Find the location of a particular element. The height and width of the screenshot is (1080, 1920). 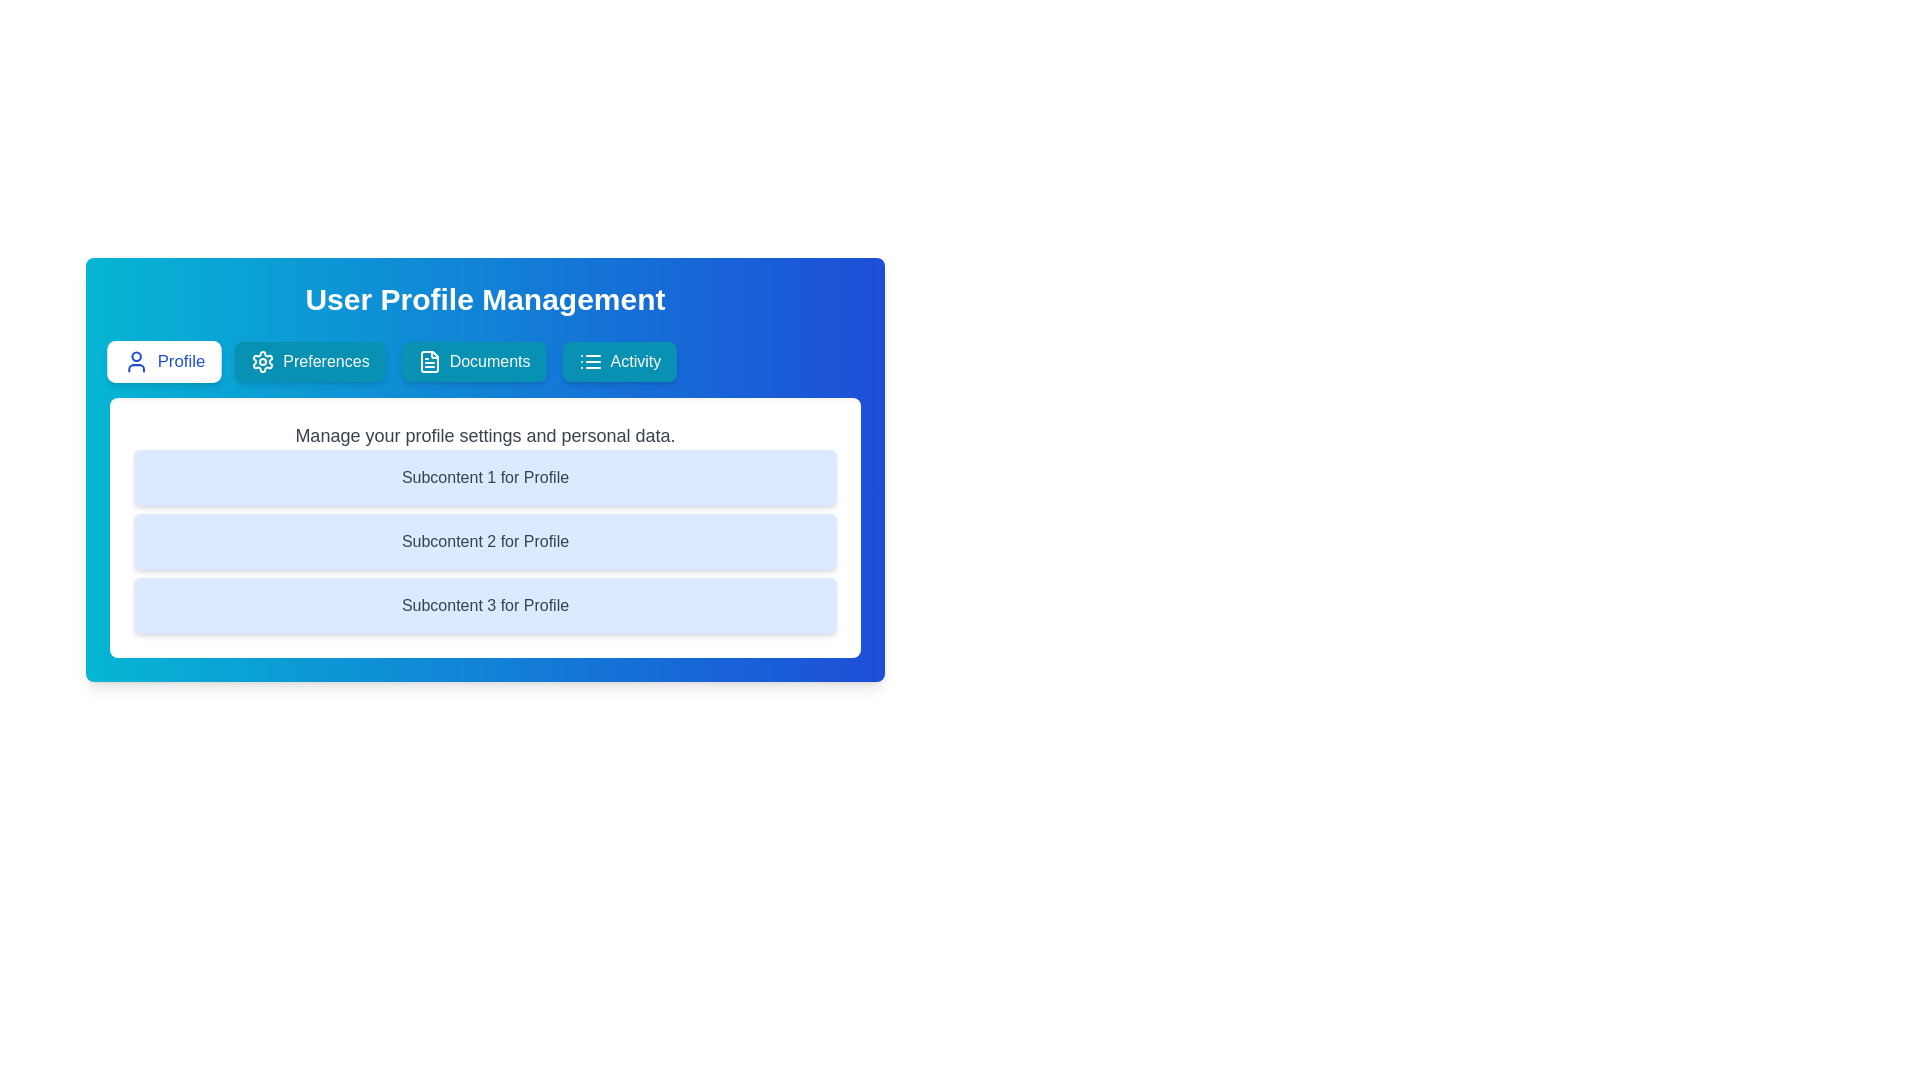

the 'Profile' tab button in the User Profile Management section is located at coordinates (164, 362).